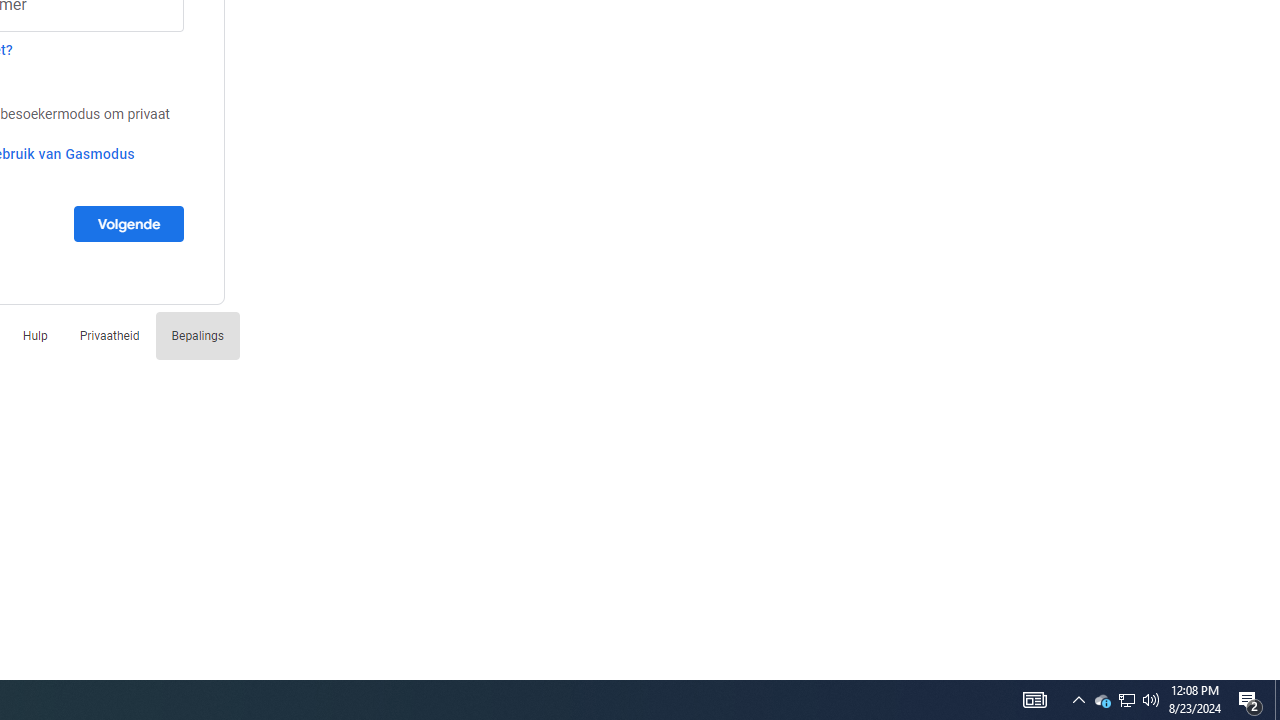 This screenshot has width=1280, height=720. I want to click on 'Bepalings', so click(197, 334).